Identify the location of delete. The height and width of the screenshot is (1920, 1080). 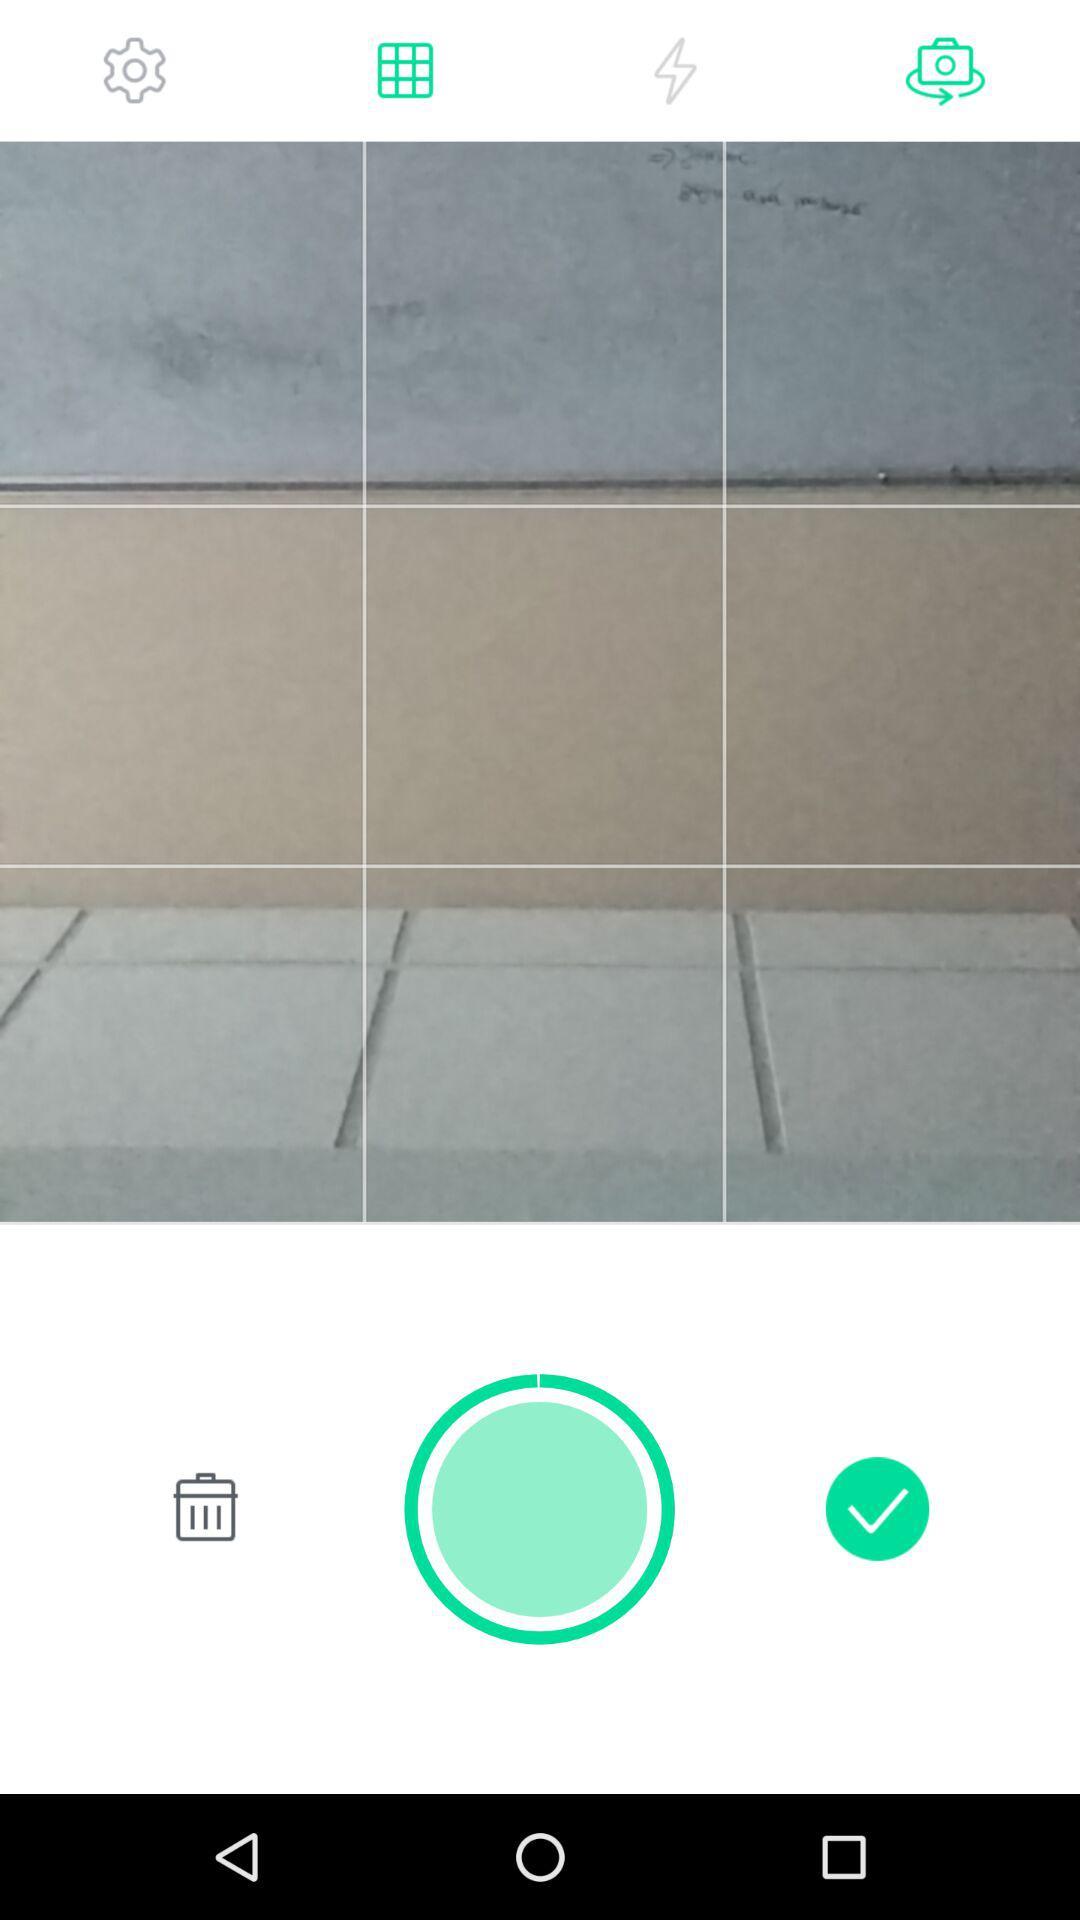
(201, 1508).